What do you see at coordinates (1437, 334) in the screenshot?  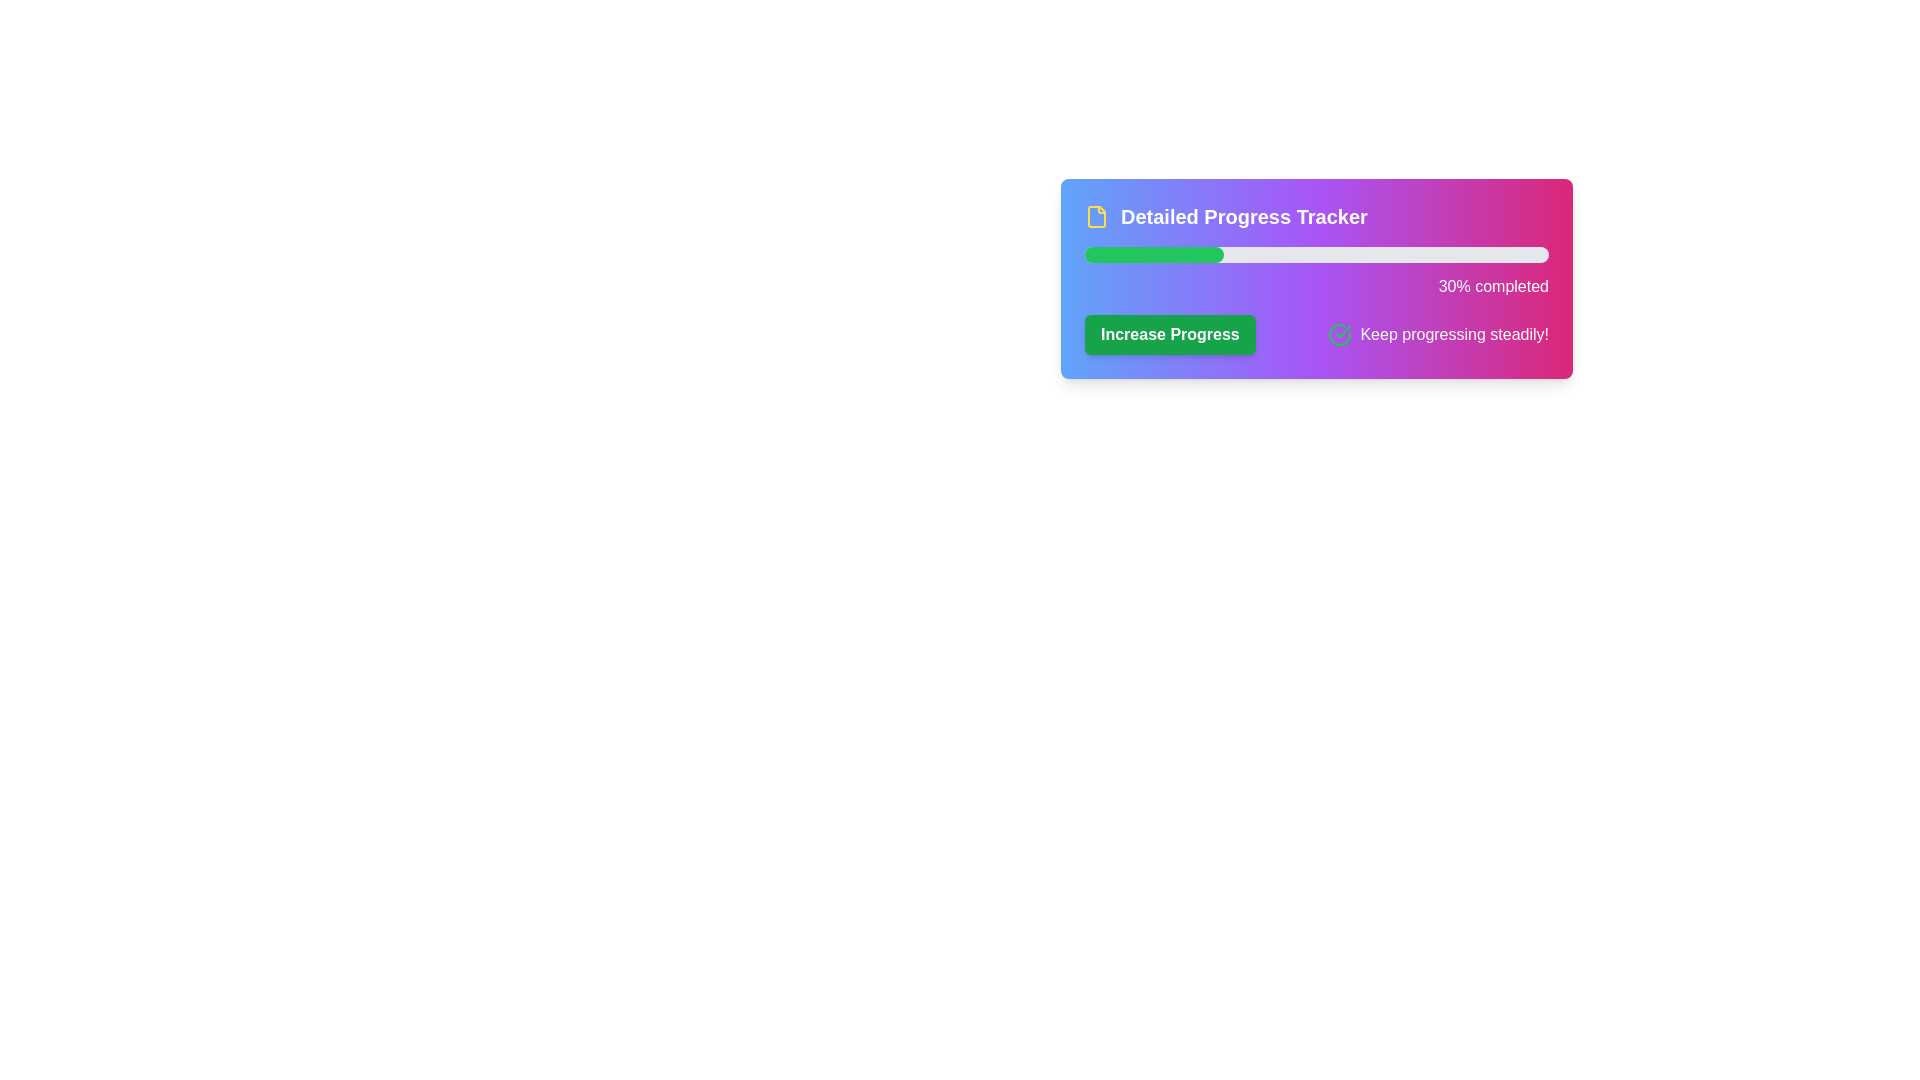 I see `the Text Label that displays 'Keep progressing steadily!' with a green checkmark icon, styled in white against a gradient pink-purple background` at bounding box center [1437, 334].